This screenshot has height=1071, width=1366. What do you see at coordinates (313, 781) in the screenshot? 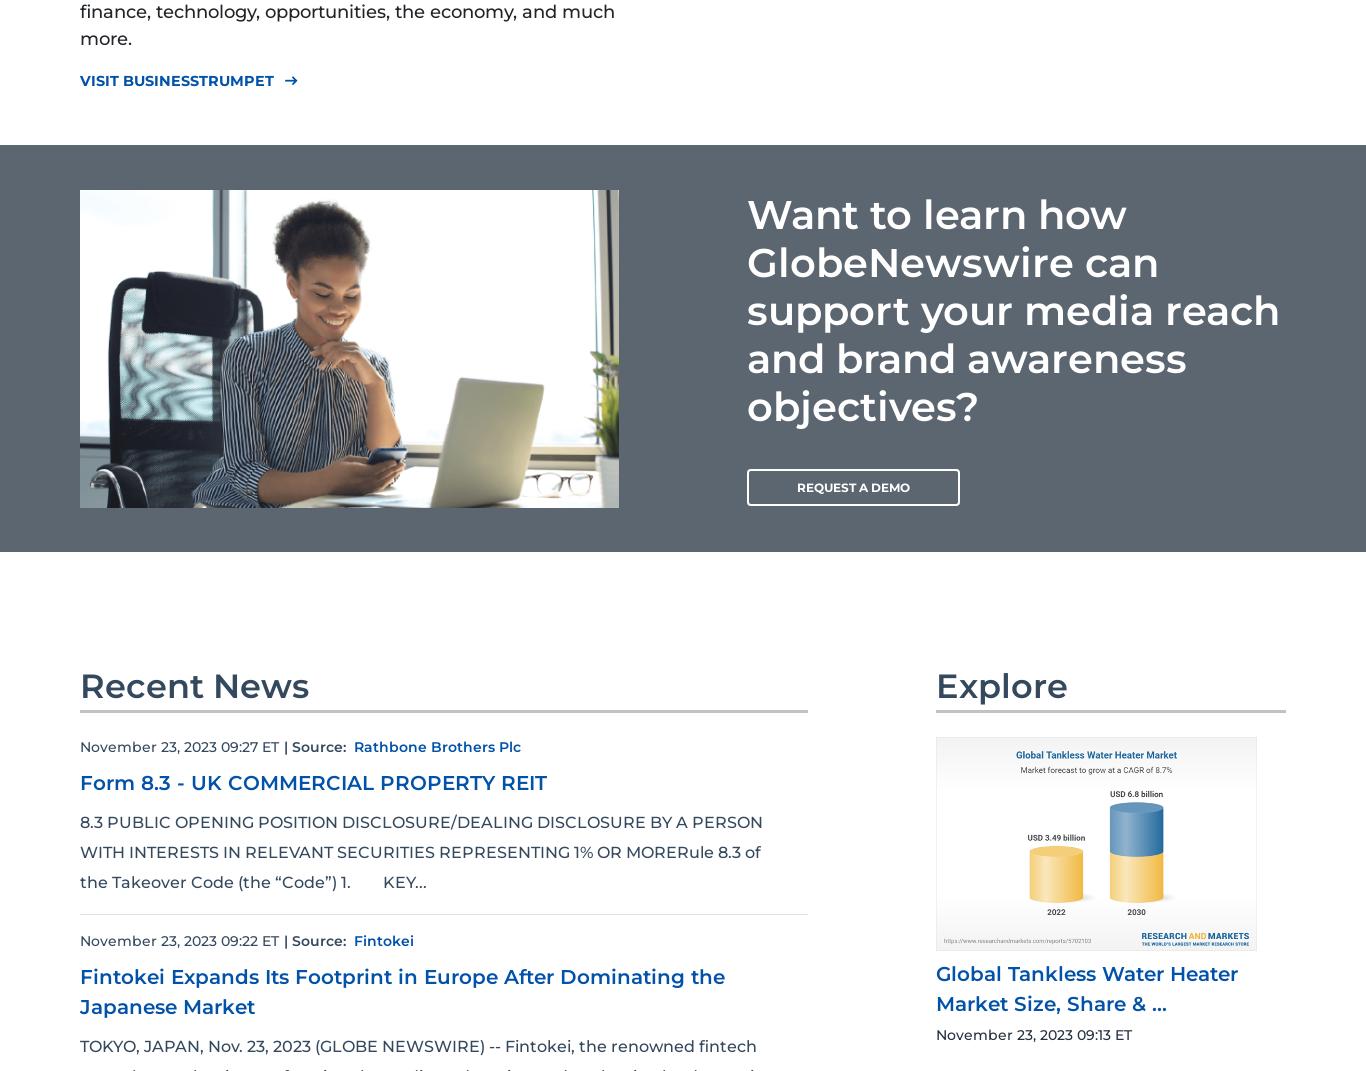
I see `'Form 8.3 - UK COMMERCIAL PROPERTY REIT'` at bounding box center [313, 781].